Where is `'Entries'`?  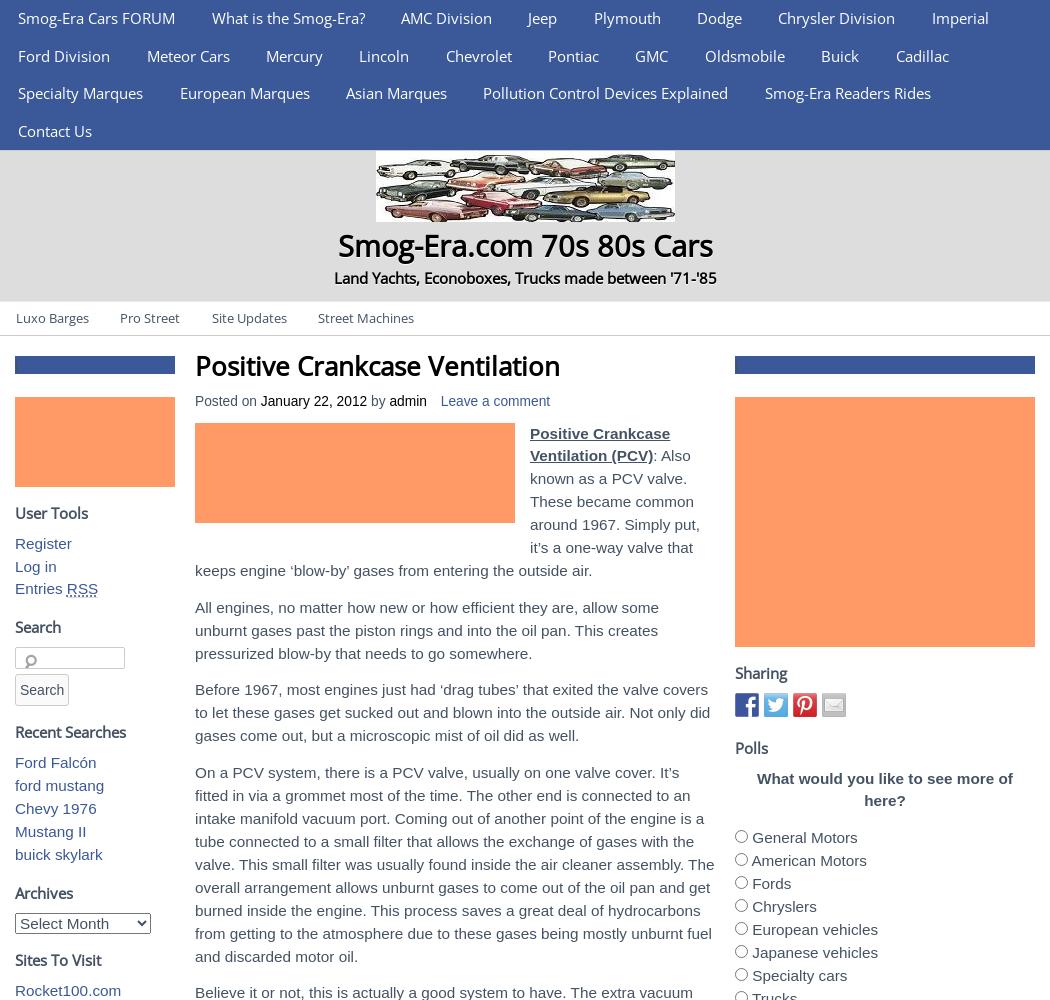 'Entries' is located at coordinates (39, 587).